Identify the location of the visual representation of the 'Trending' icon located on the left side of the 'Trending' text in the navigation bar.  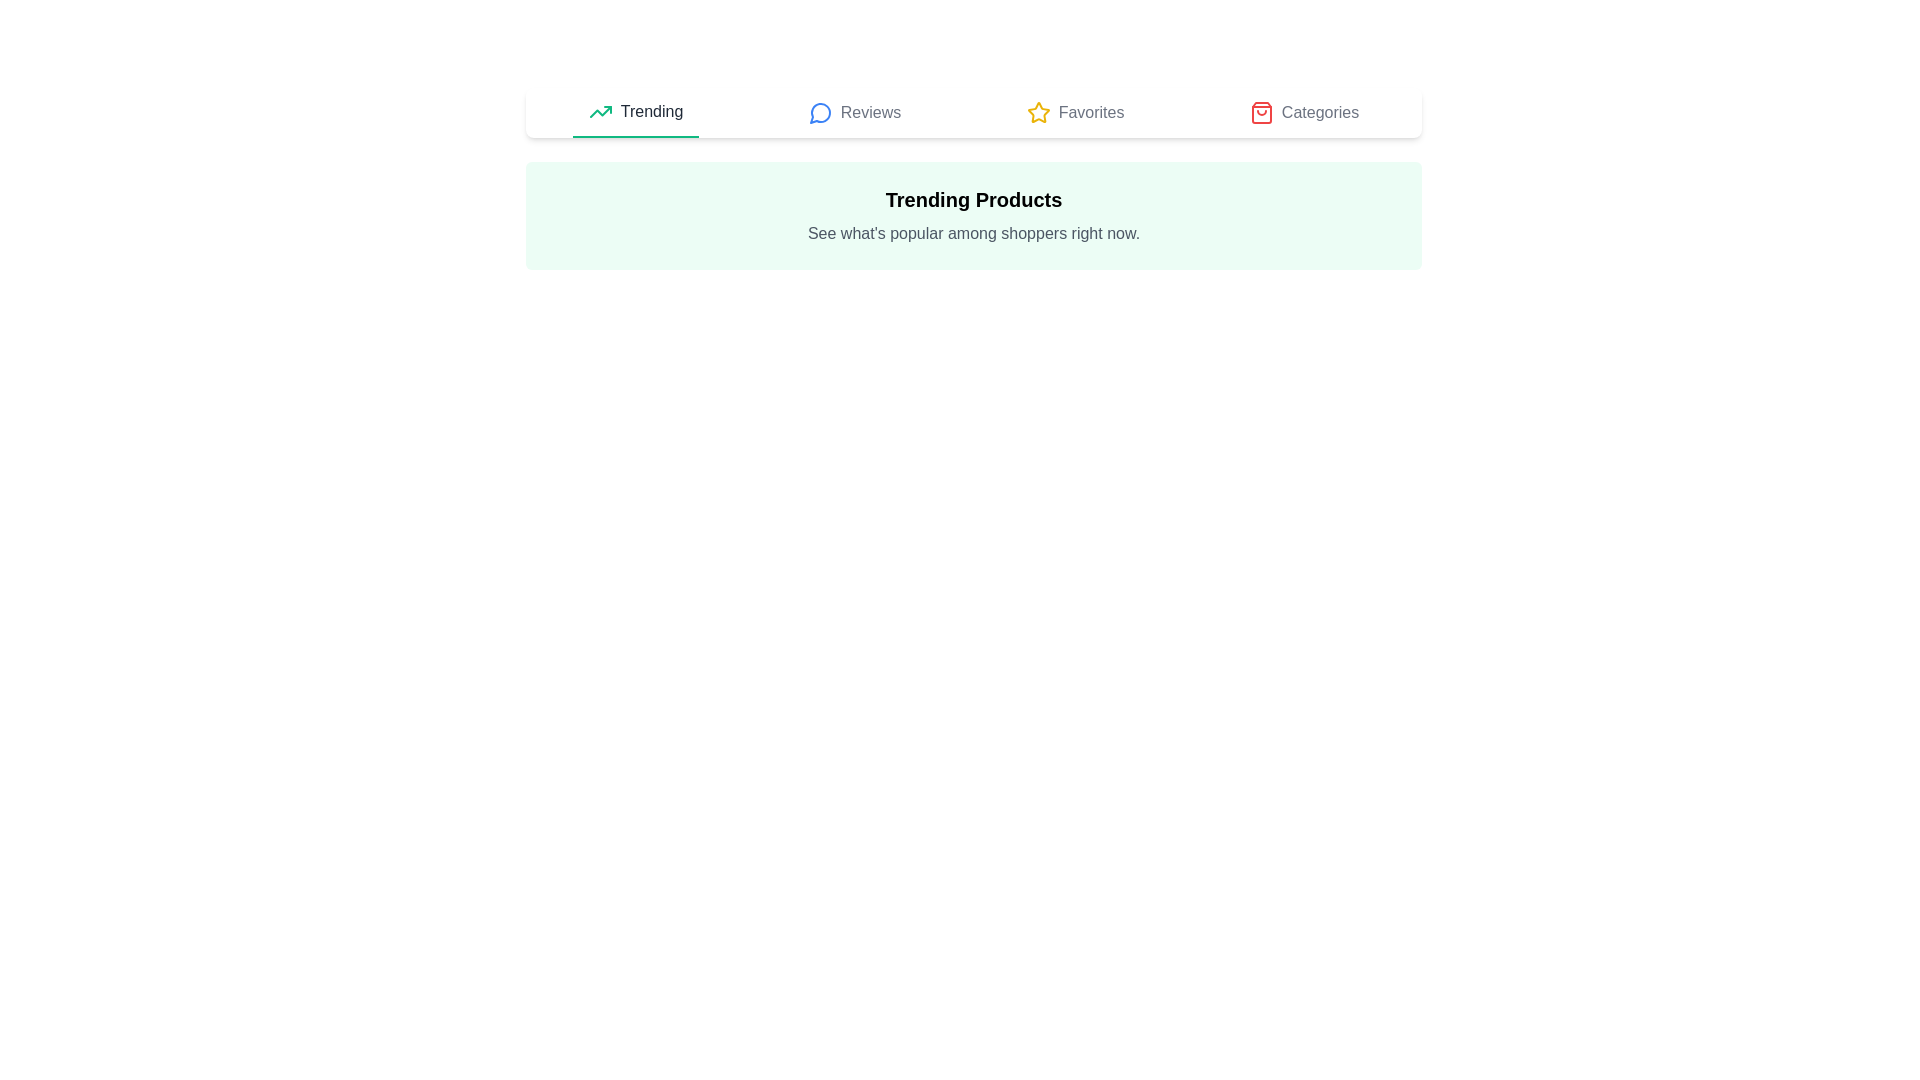
(599, 111).